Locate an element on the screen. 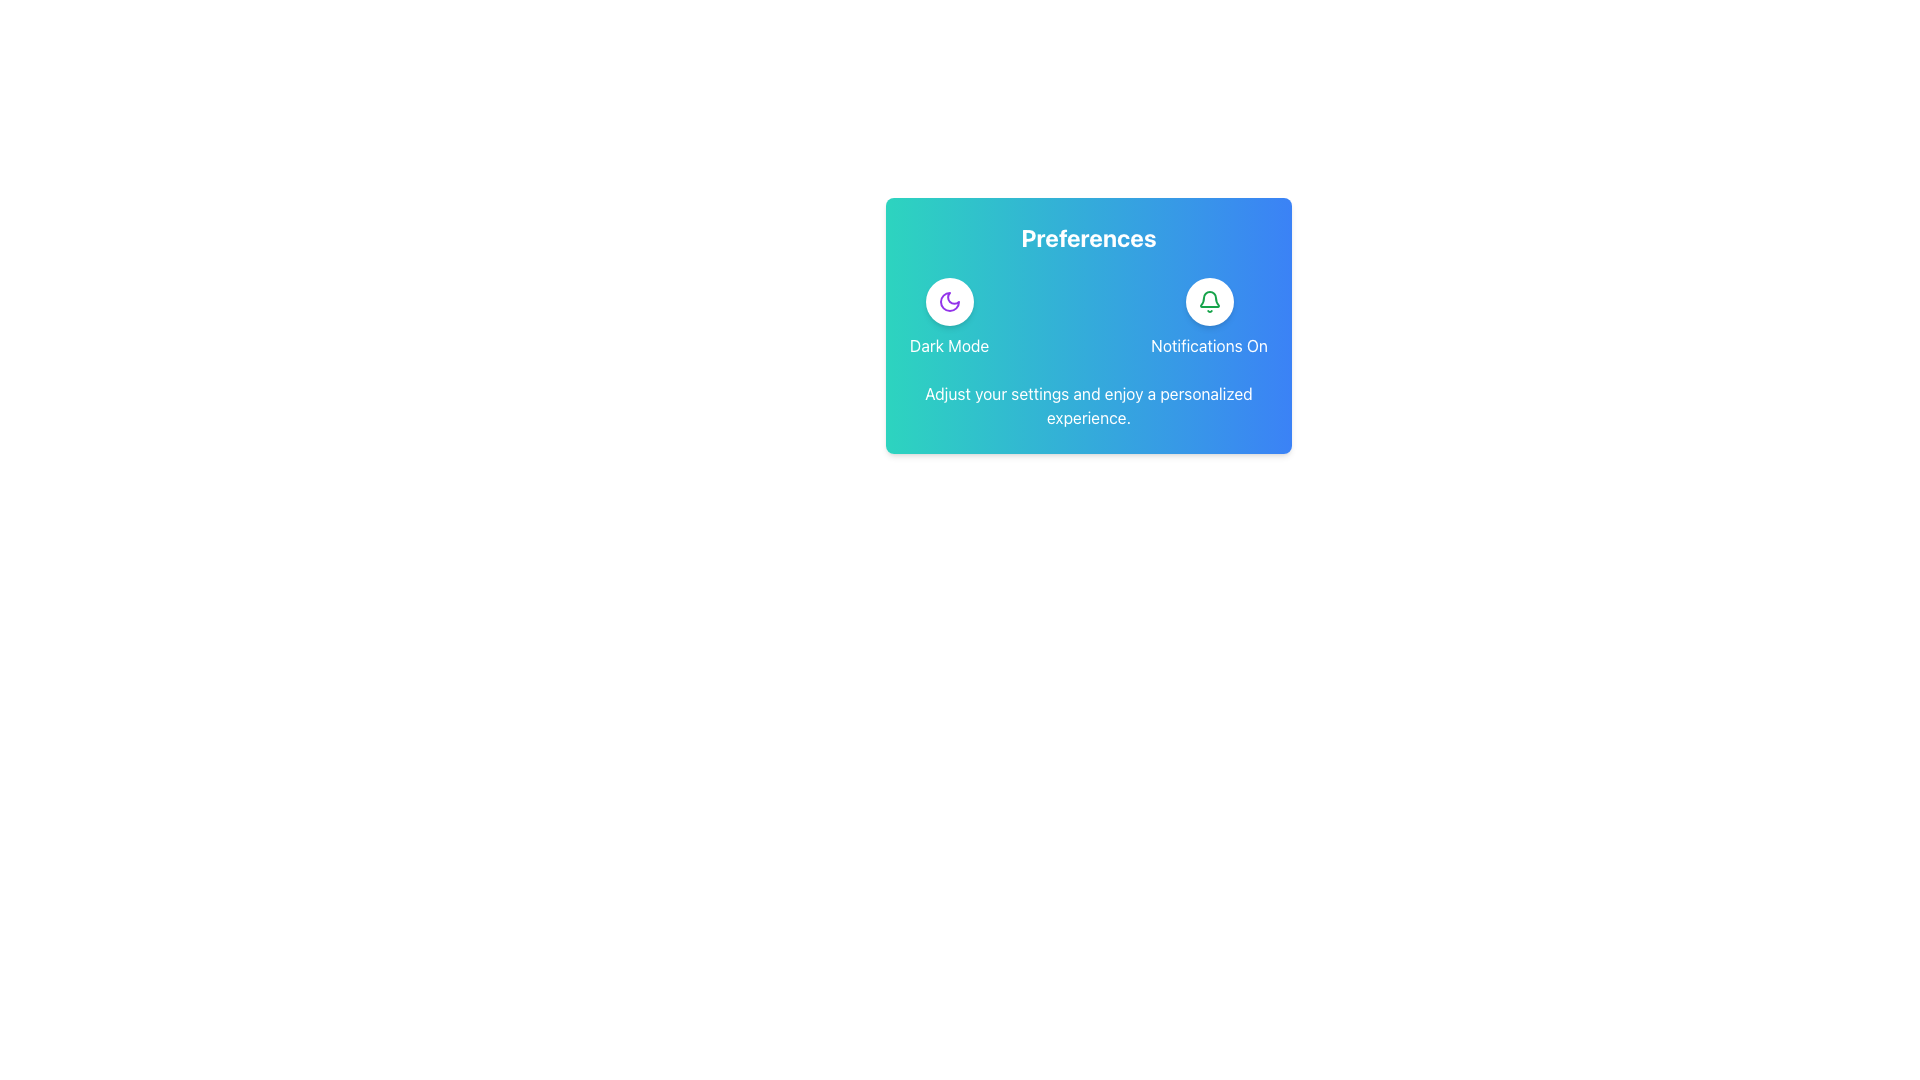 The height and width of the screenshot is (1080, 1920). the circular button with a green notification bell icon located on the right side of the 'Preferences' box is located at coordinates (1208, 301).